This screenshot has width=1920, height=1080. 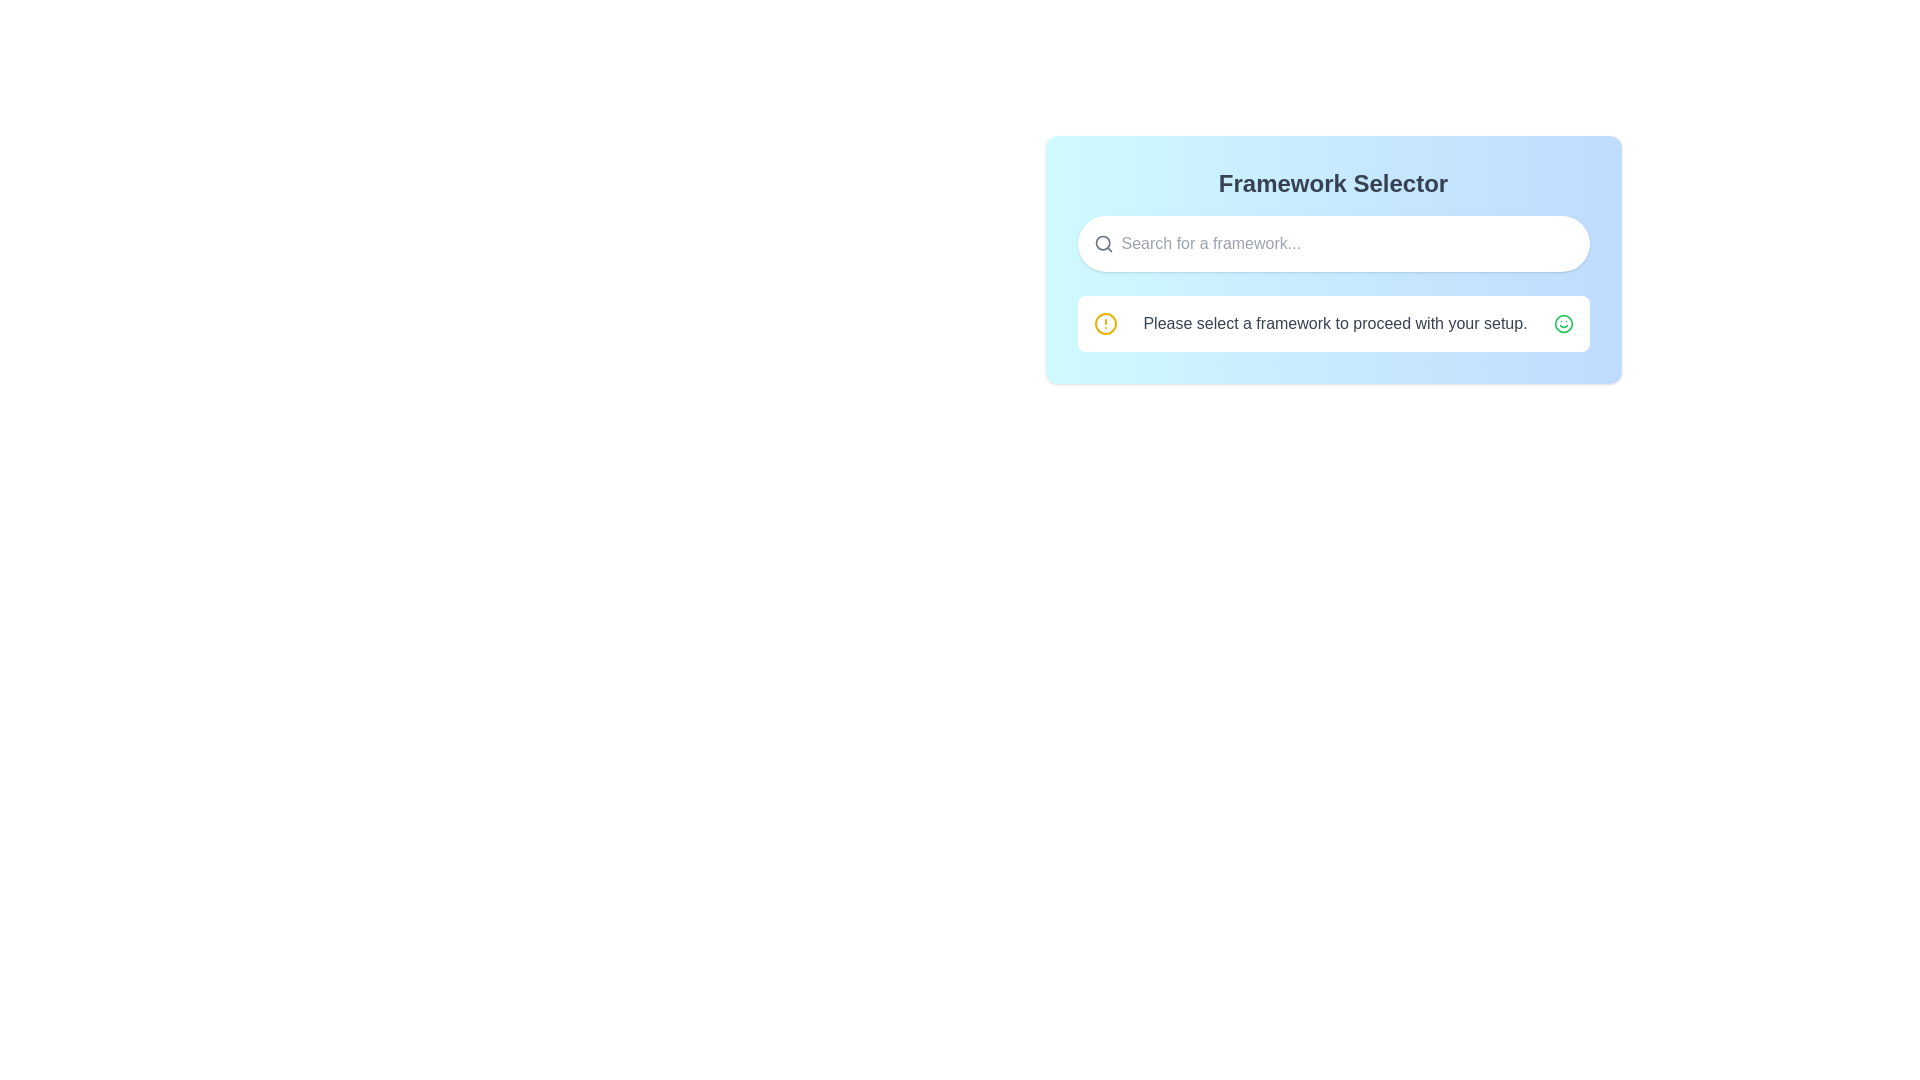 What do you see at coordinates (1333, 323) in the screenshot?
I see `the informational banner that displays the message 'Please select a framework to proceed with your setup.' which is styled with a light background and contains warning and success icons` at bounding box center [1333, 323].